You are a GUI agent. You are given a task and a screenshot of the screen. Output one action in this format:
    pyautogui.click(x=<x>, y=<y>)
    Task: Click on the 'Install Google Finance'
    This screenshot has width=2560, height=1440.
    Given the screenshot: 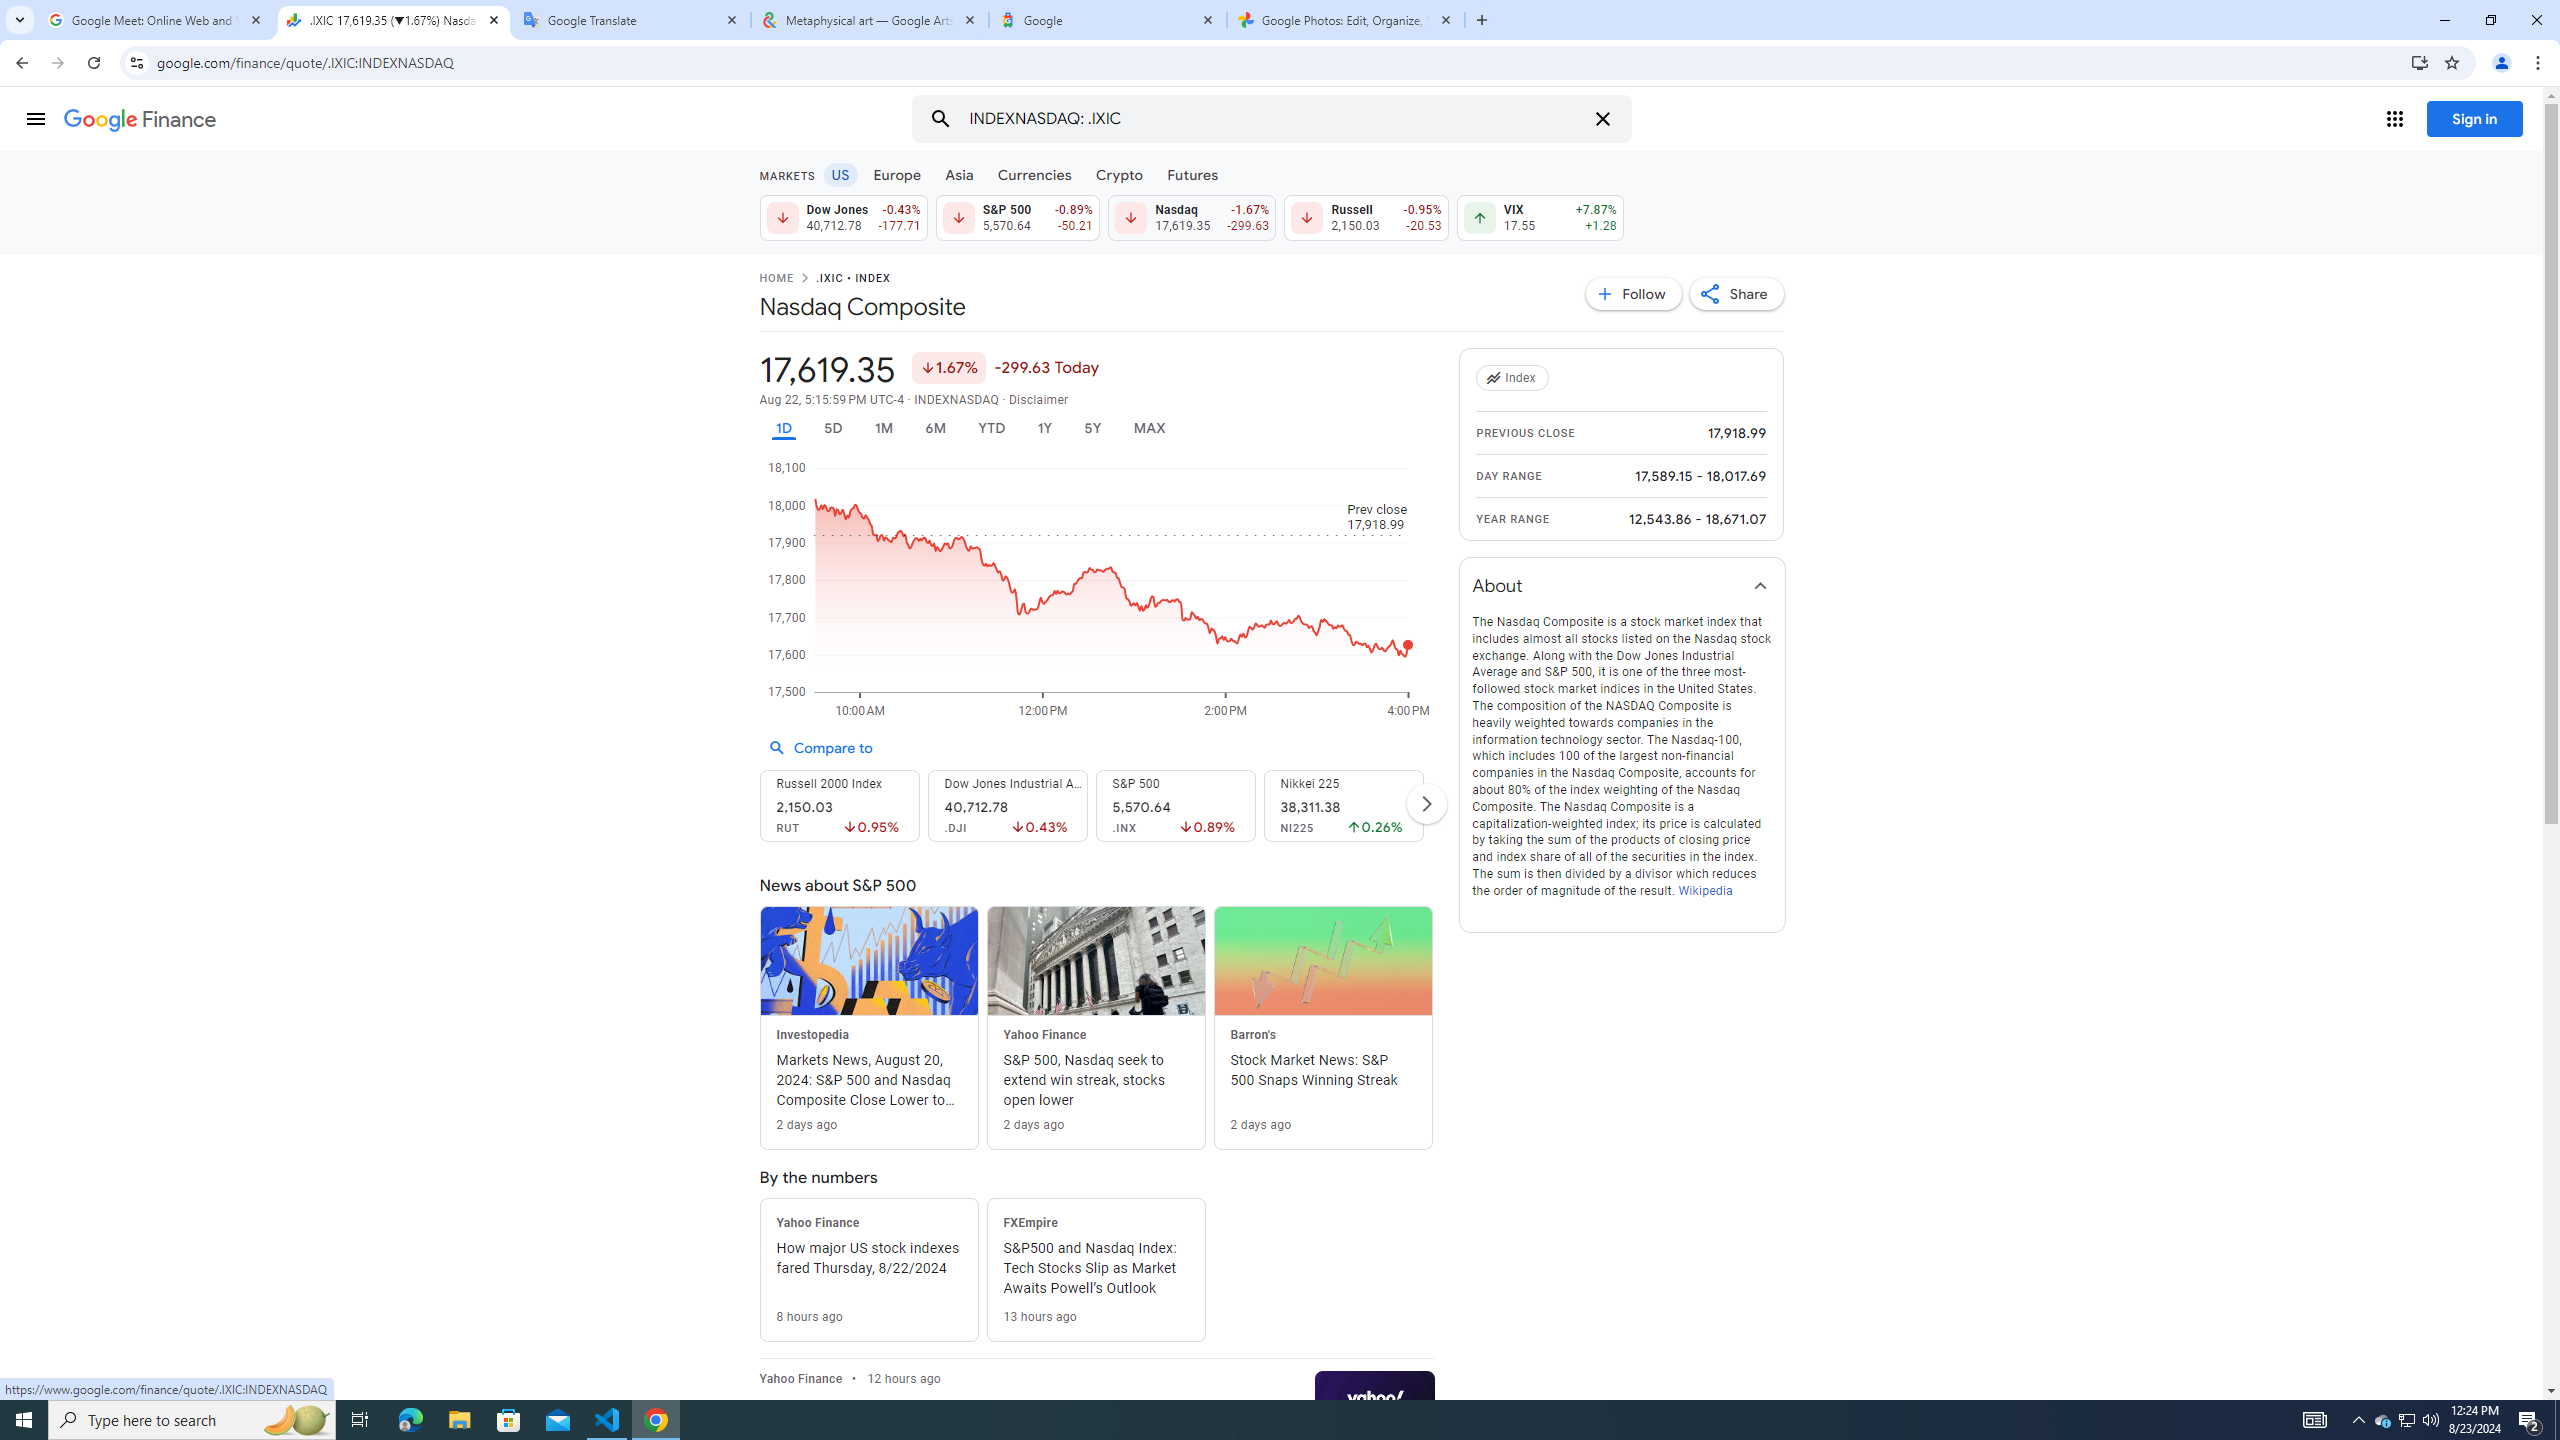 What is the action you would take?
    pyautogui.click(x=2420, y=61)
    